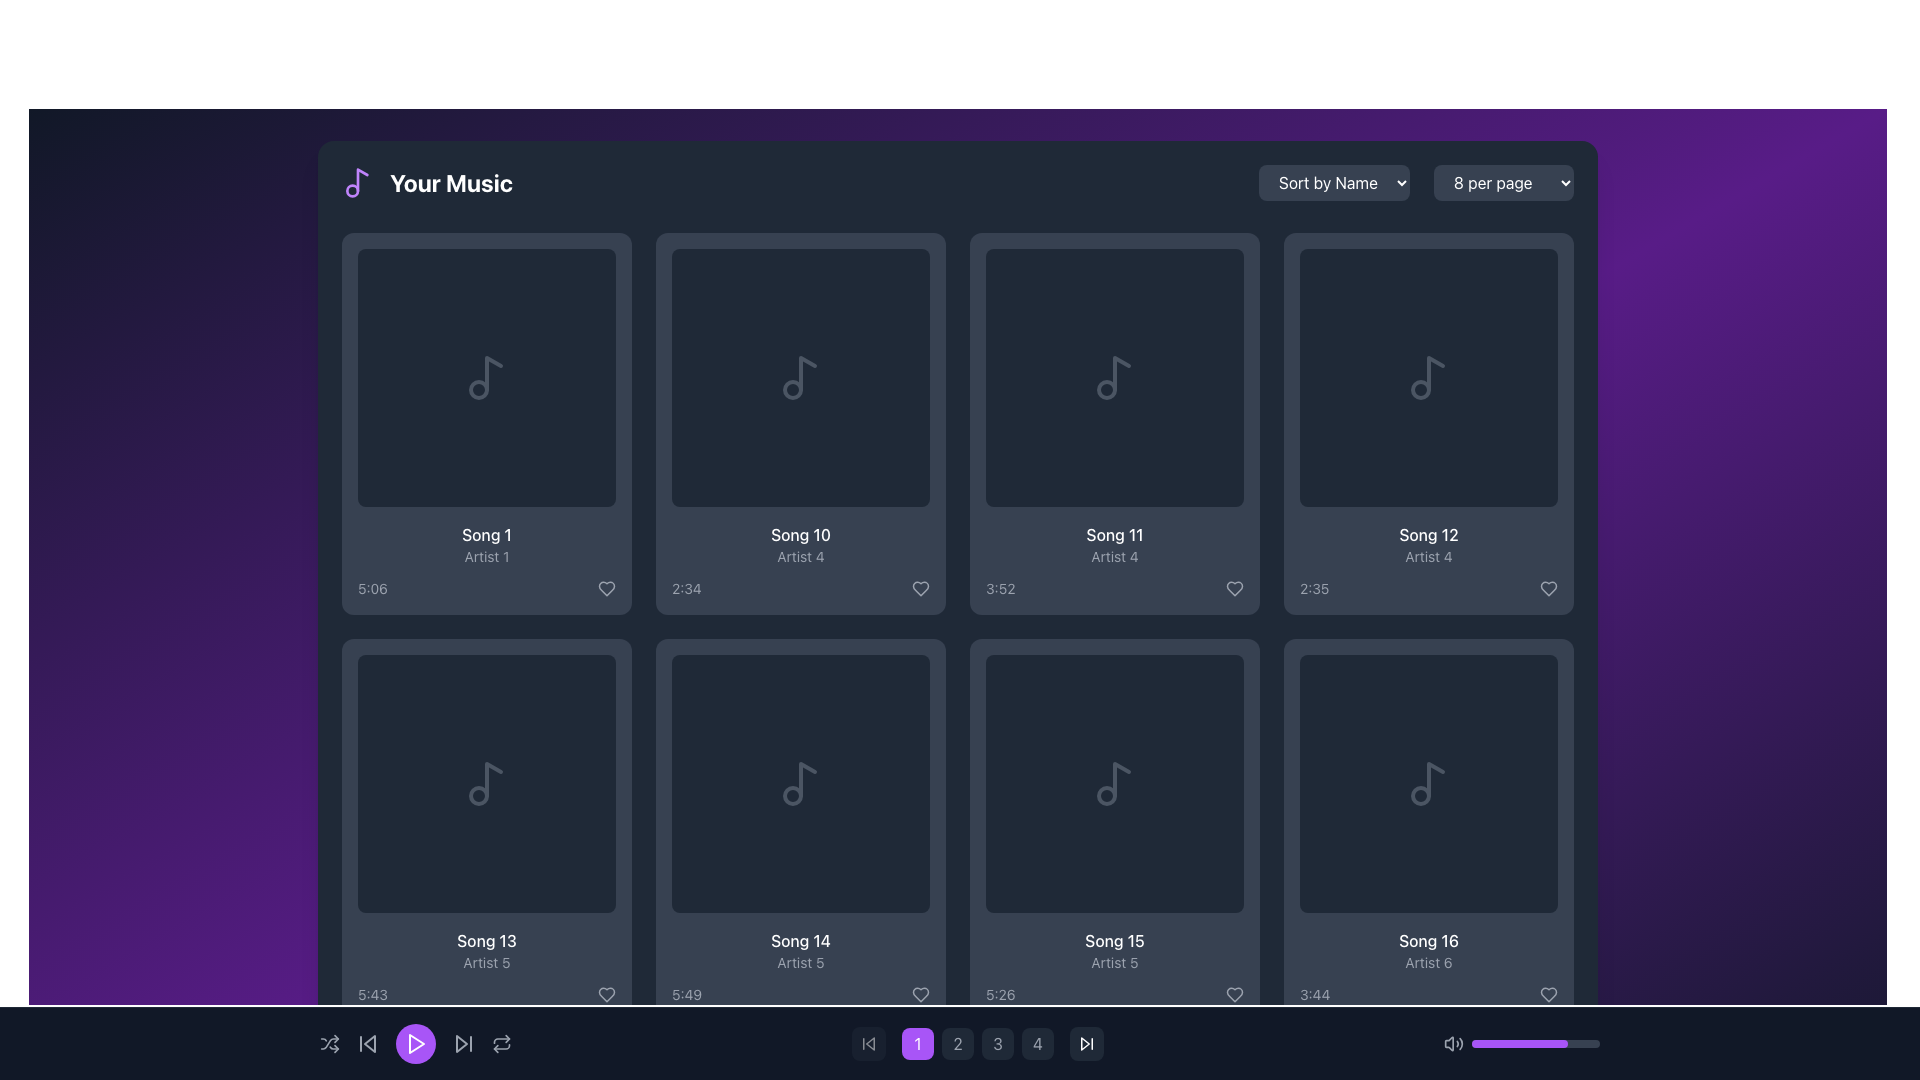 The image size is (1920, 1080). Describe the element at coordinates (1544, 1043) in the screenshot. I see `the volume` at that location.